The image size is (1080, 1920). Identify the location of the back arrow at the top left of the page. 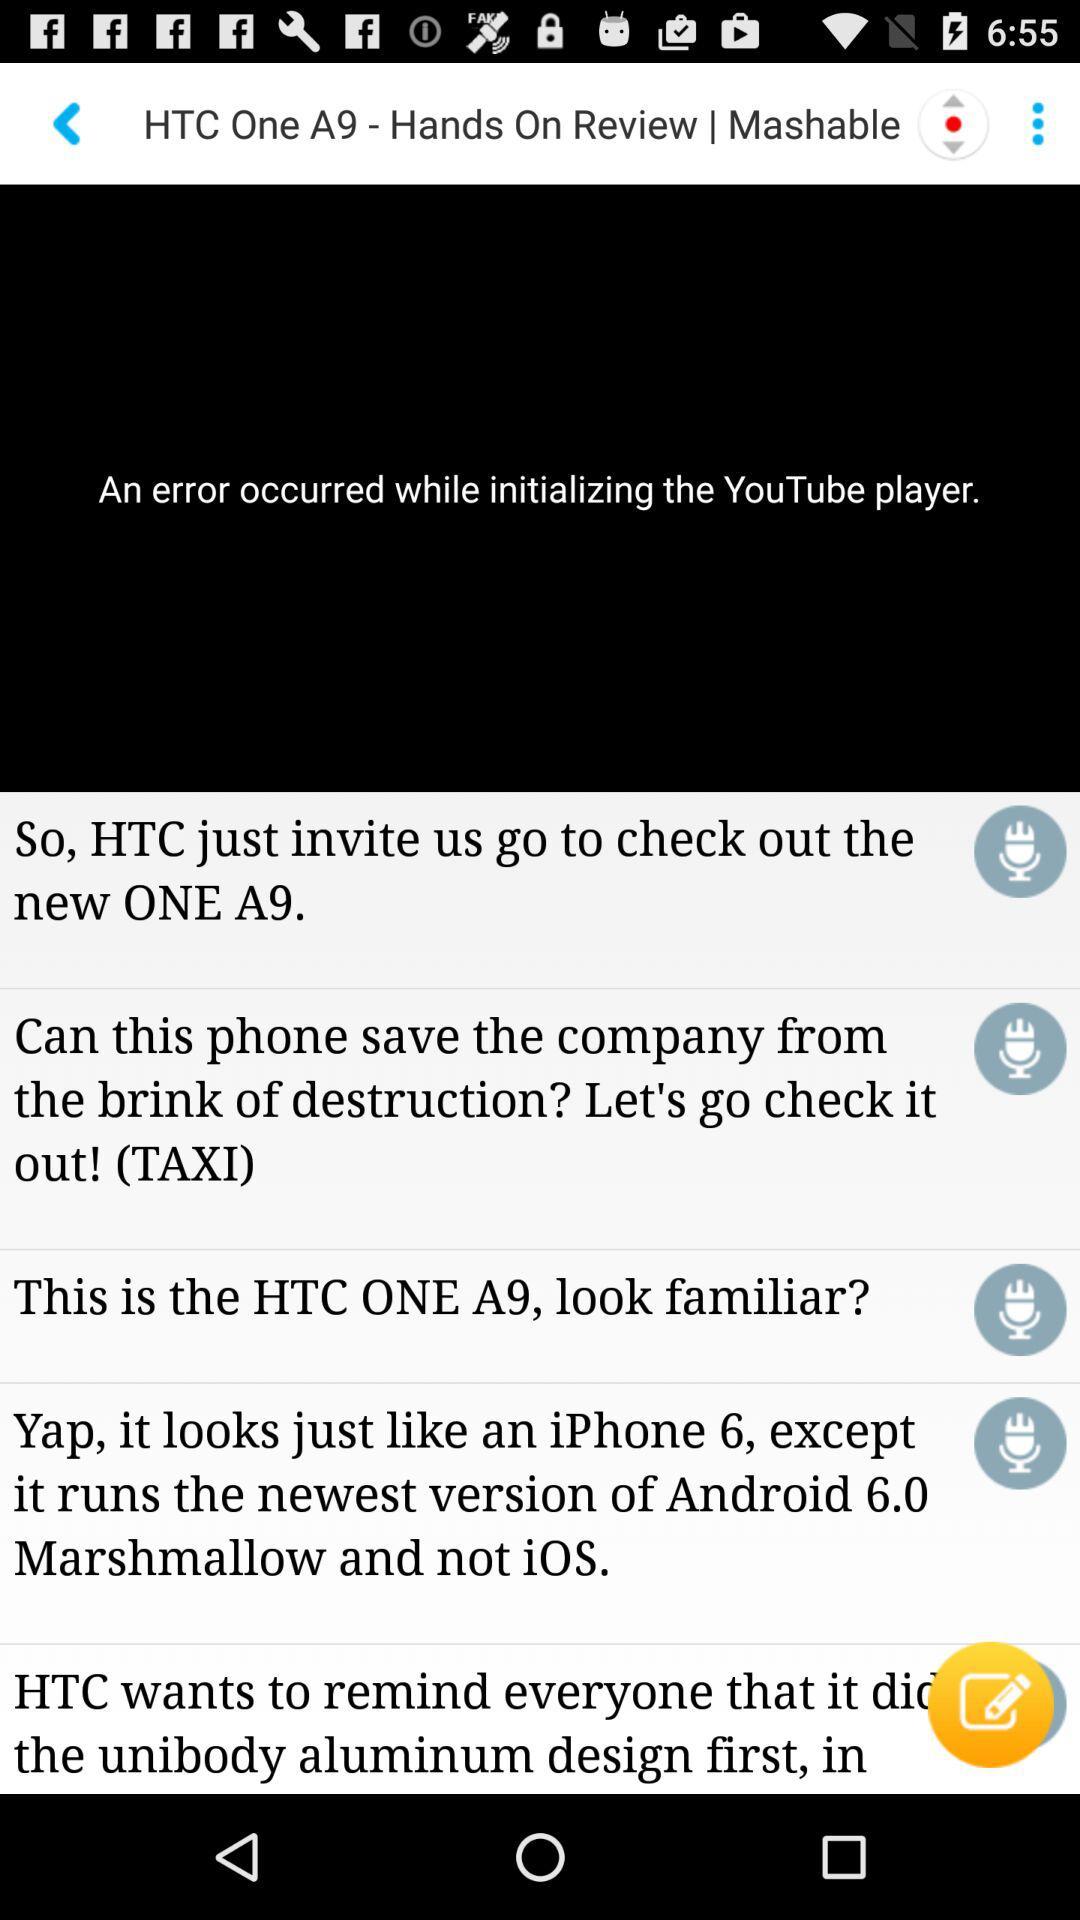
(68, 123).